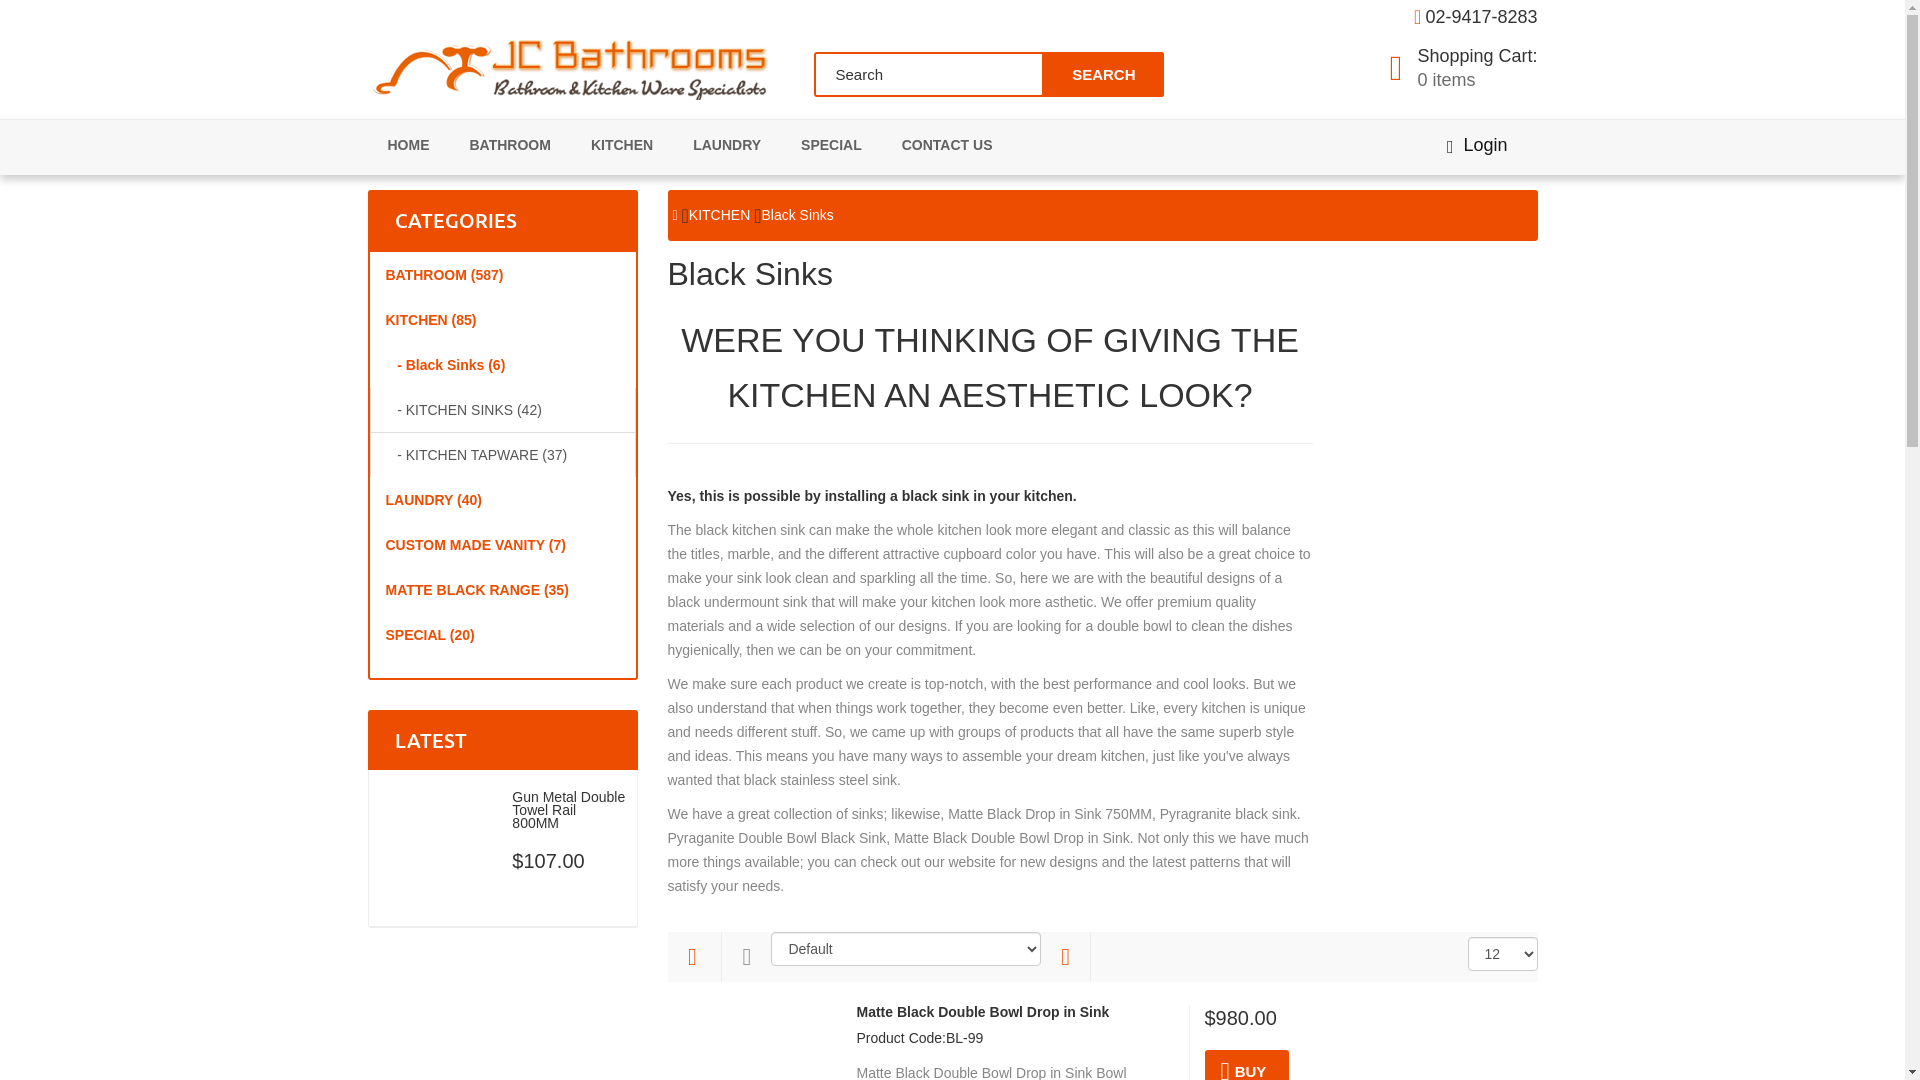  I want to click on '   - KITCHEN SINKS (42)', so click(503, 408).